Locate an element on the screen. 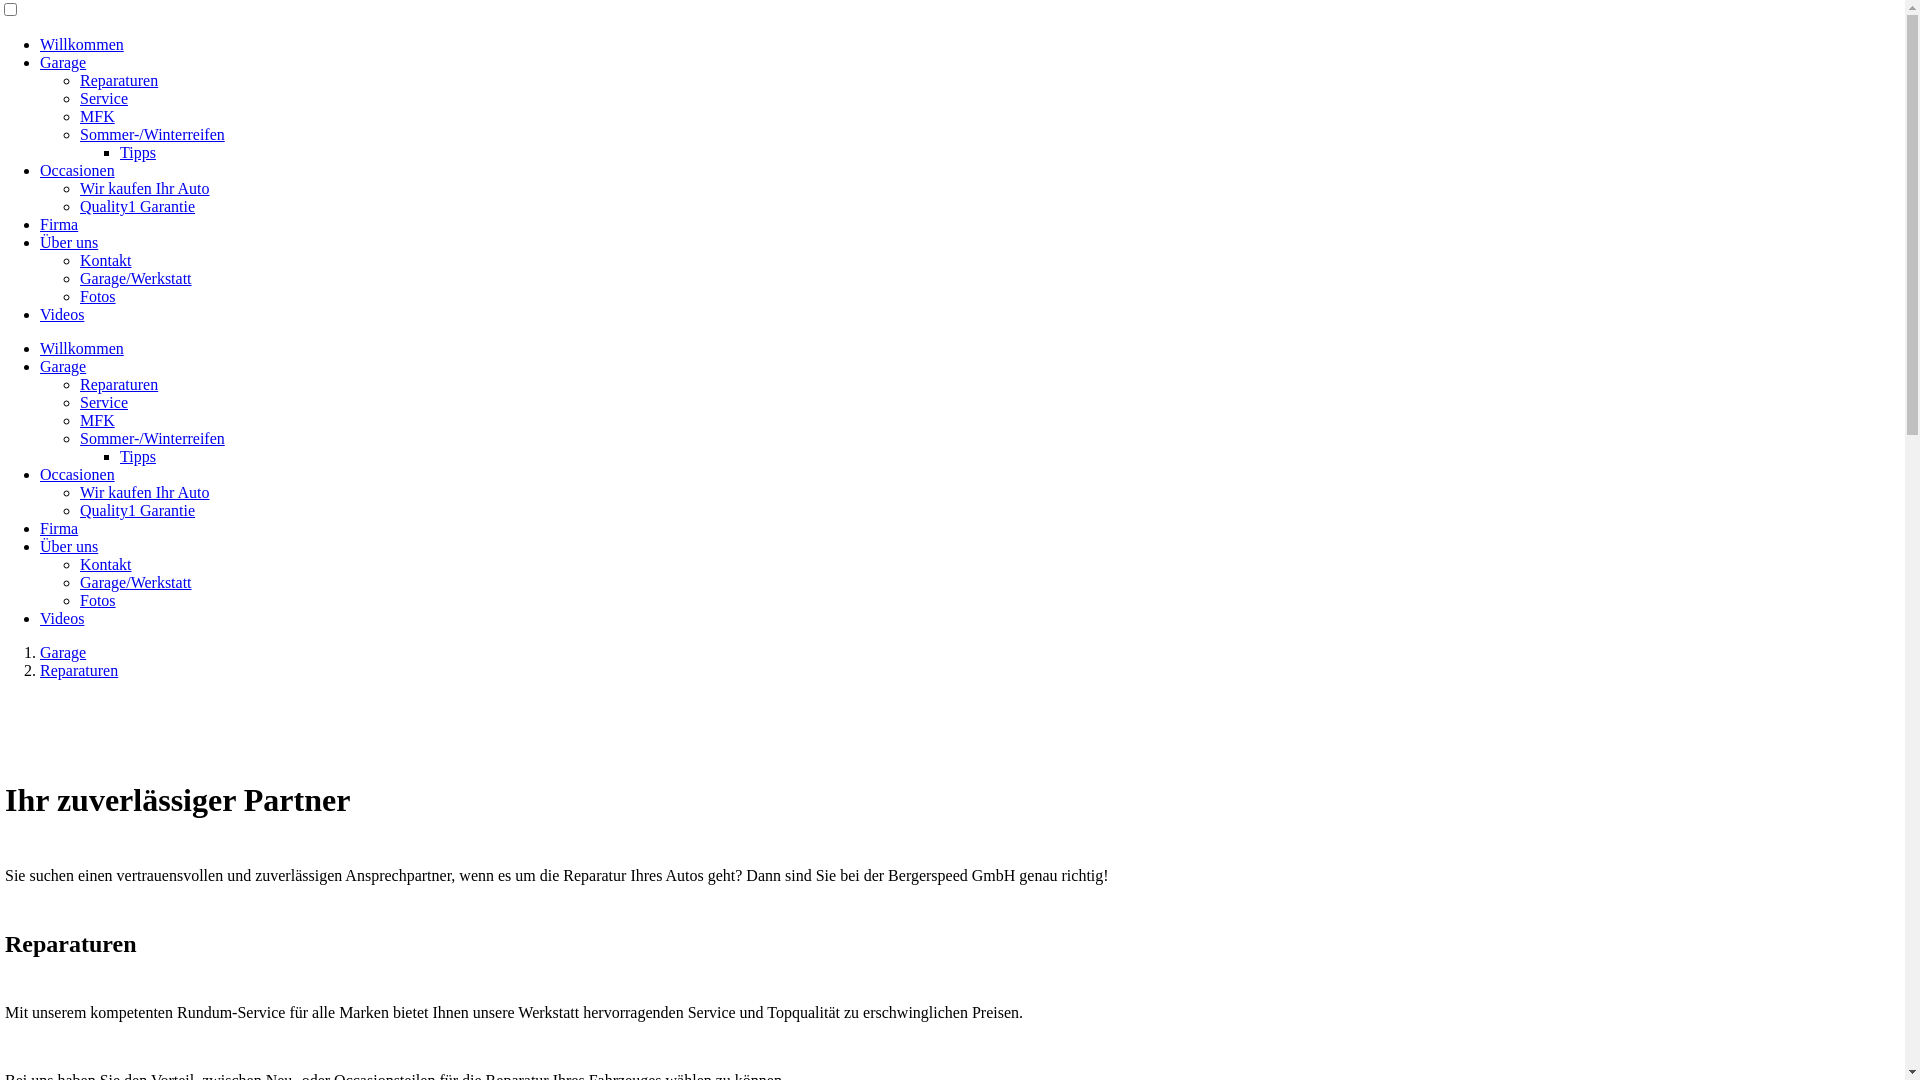 Image resolution: width=1920 pixels, height=1080 pixels. 'Firma' is located at coordinates (58, 527).